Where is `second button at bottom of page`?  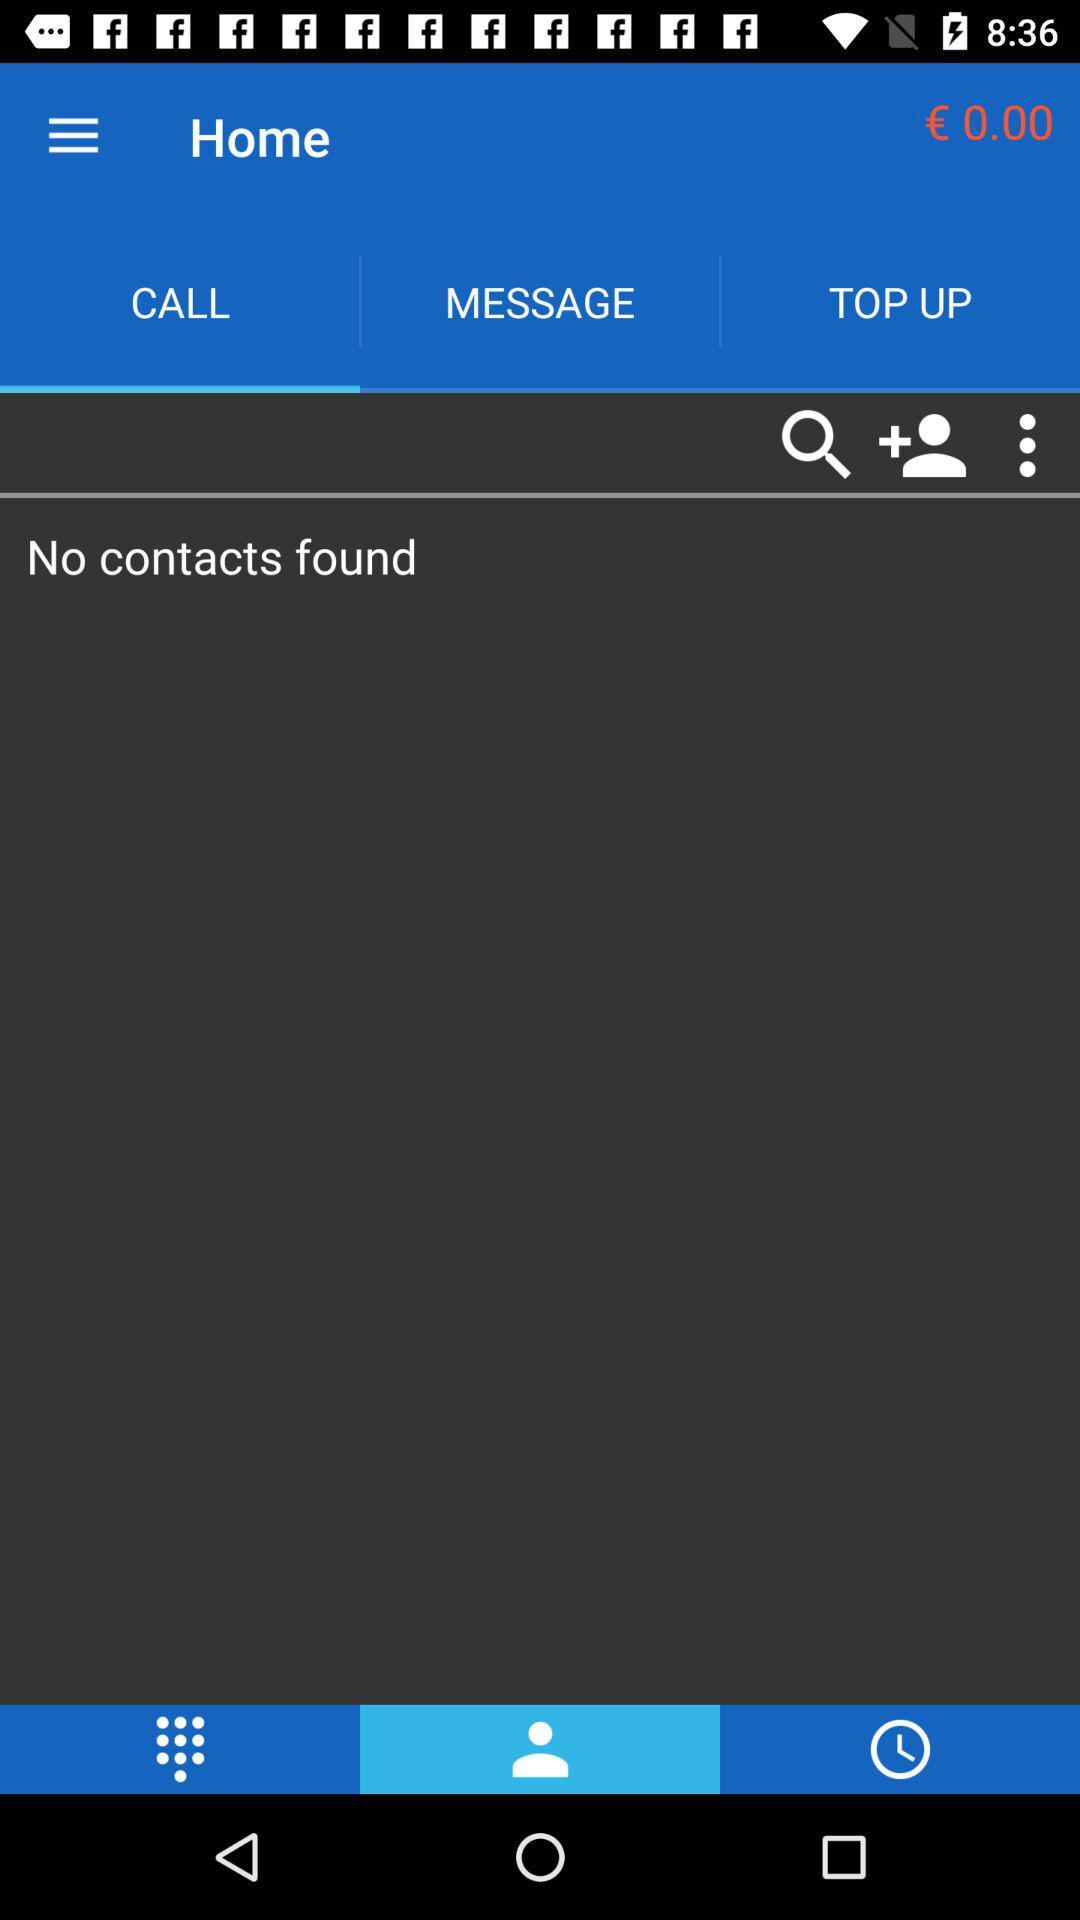
second button at bottom of page is located at coordinates (540, 1748).